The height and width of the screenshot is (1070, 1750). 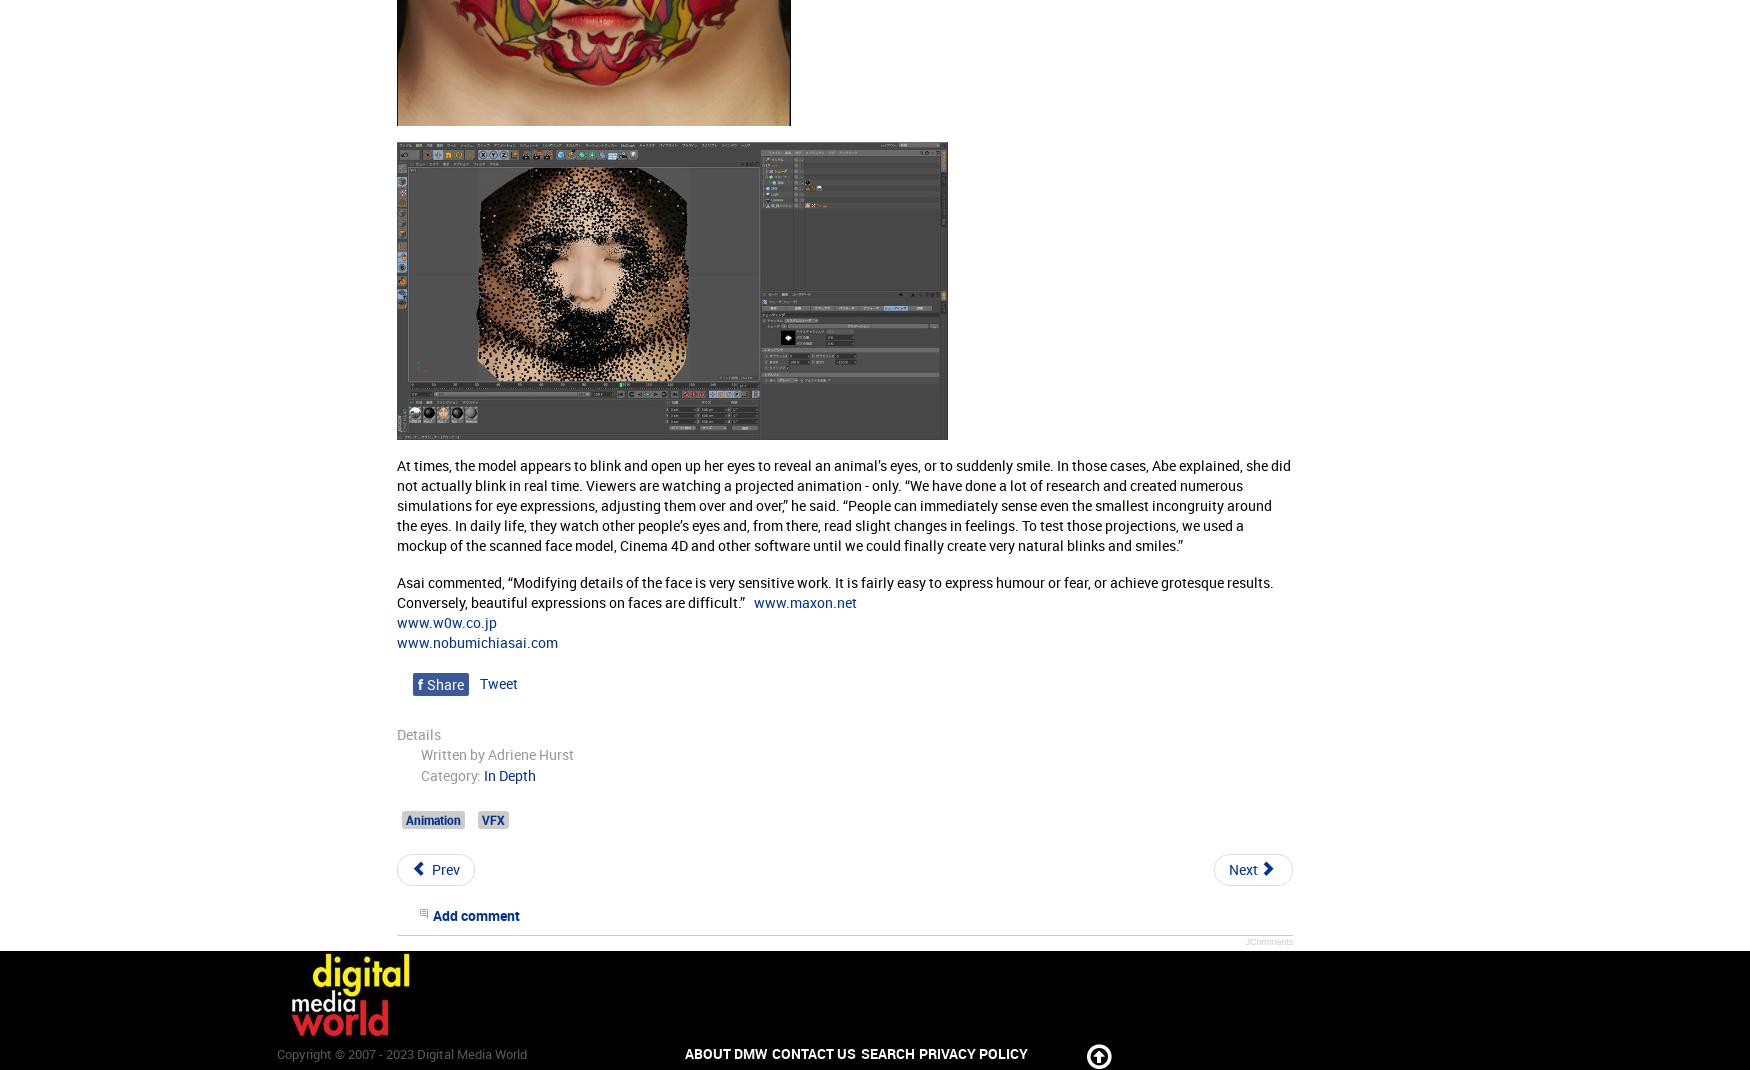 What do you see at coordinates (752, 600) in the screenshot?
I see `'www.maxon.net'` at bounding box center [752, 600].